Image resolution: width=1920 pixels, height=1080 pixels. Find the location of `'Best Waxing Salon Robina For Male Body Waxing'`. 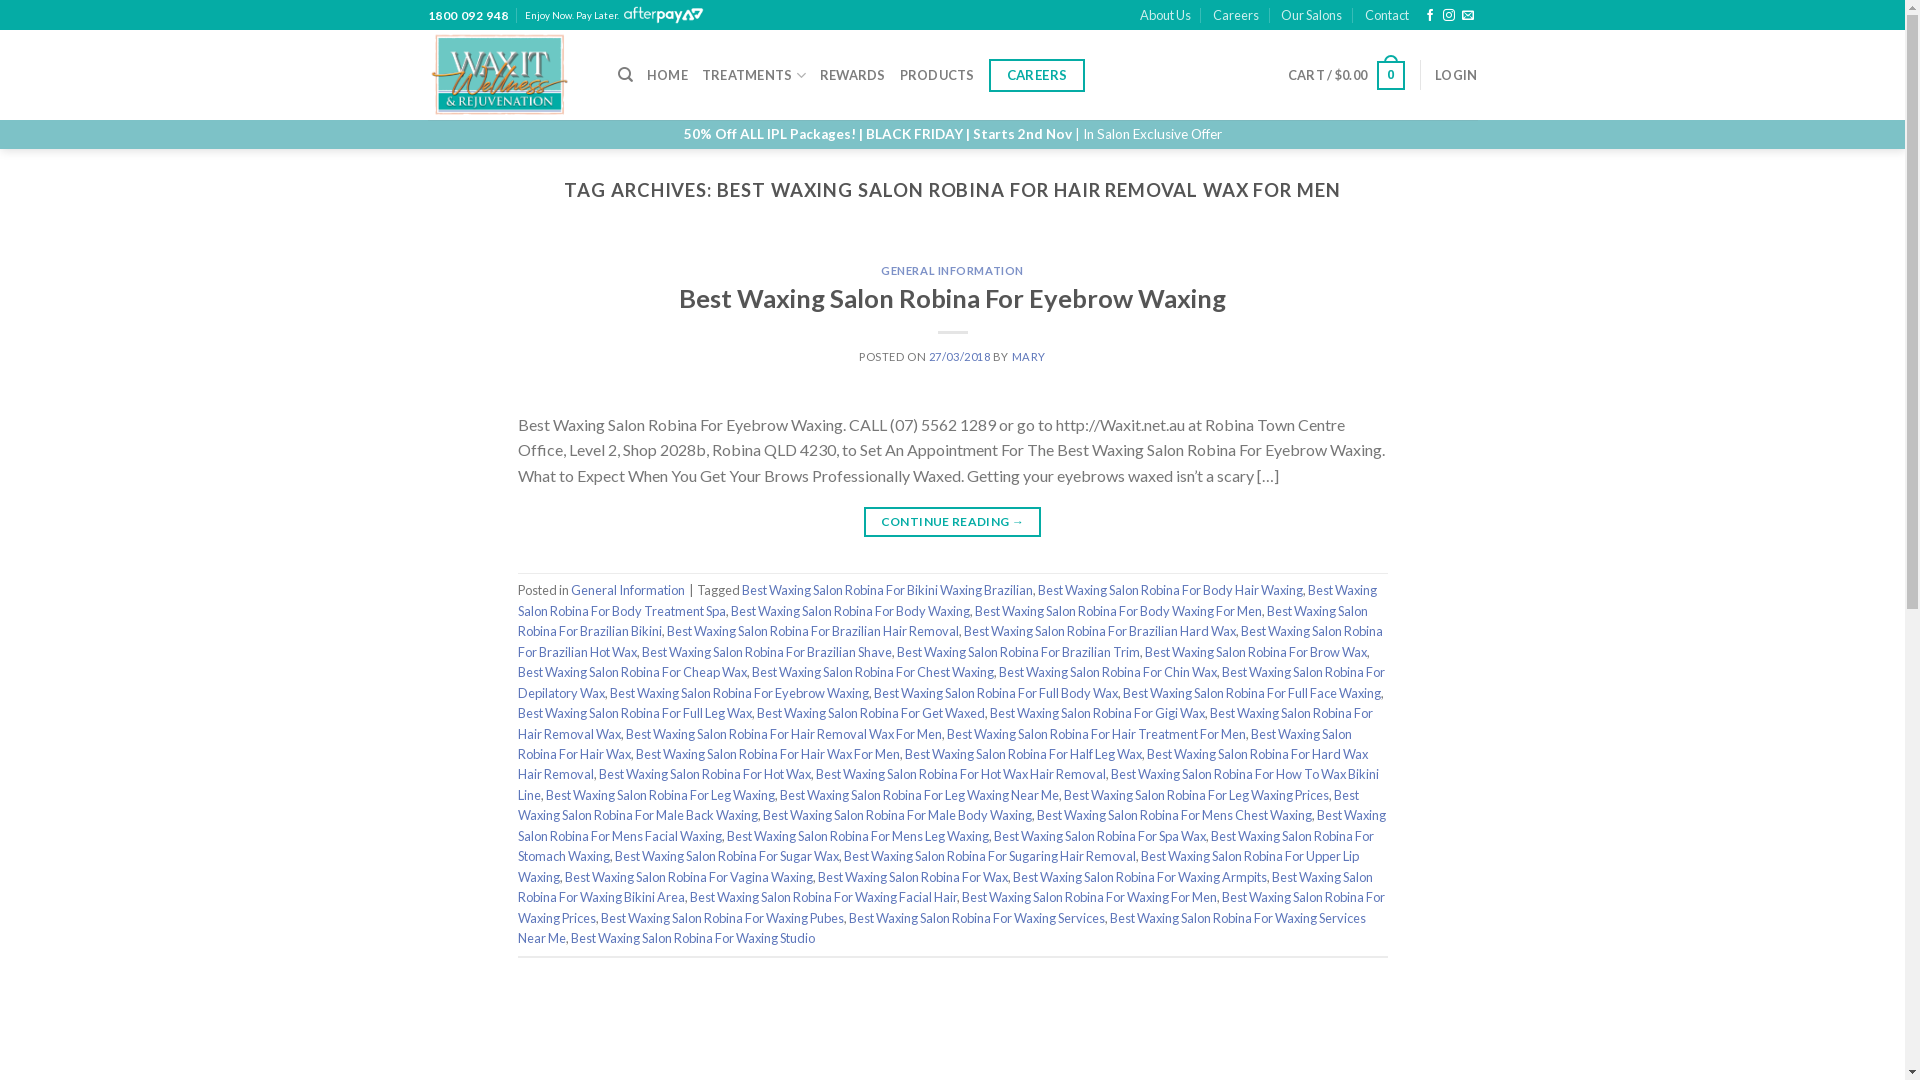

'Best Waxing Salon Robina For Male Body Waxing' is located at coordinates (895, 814).